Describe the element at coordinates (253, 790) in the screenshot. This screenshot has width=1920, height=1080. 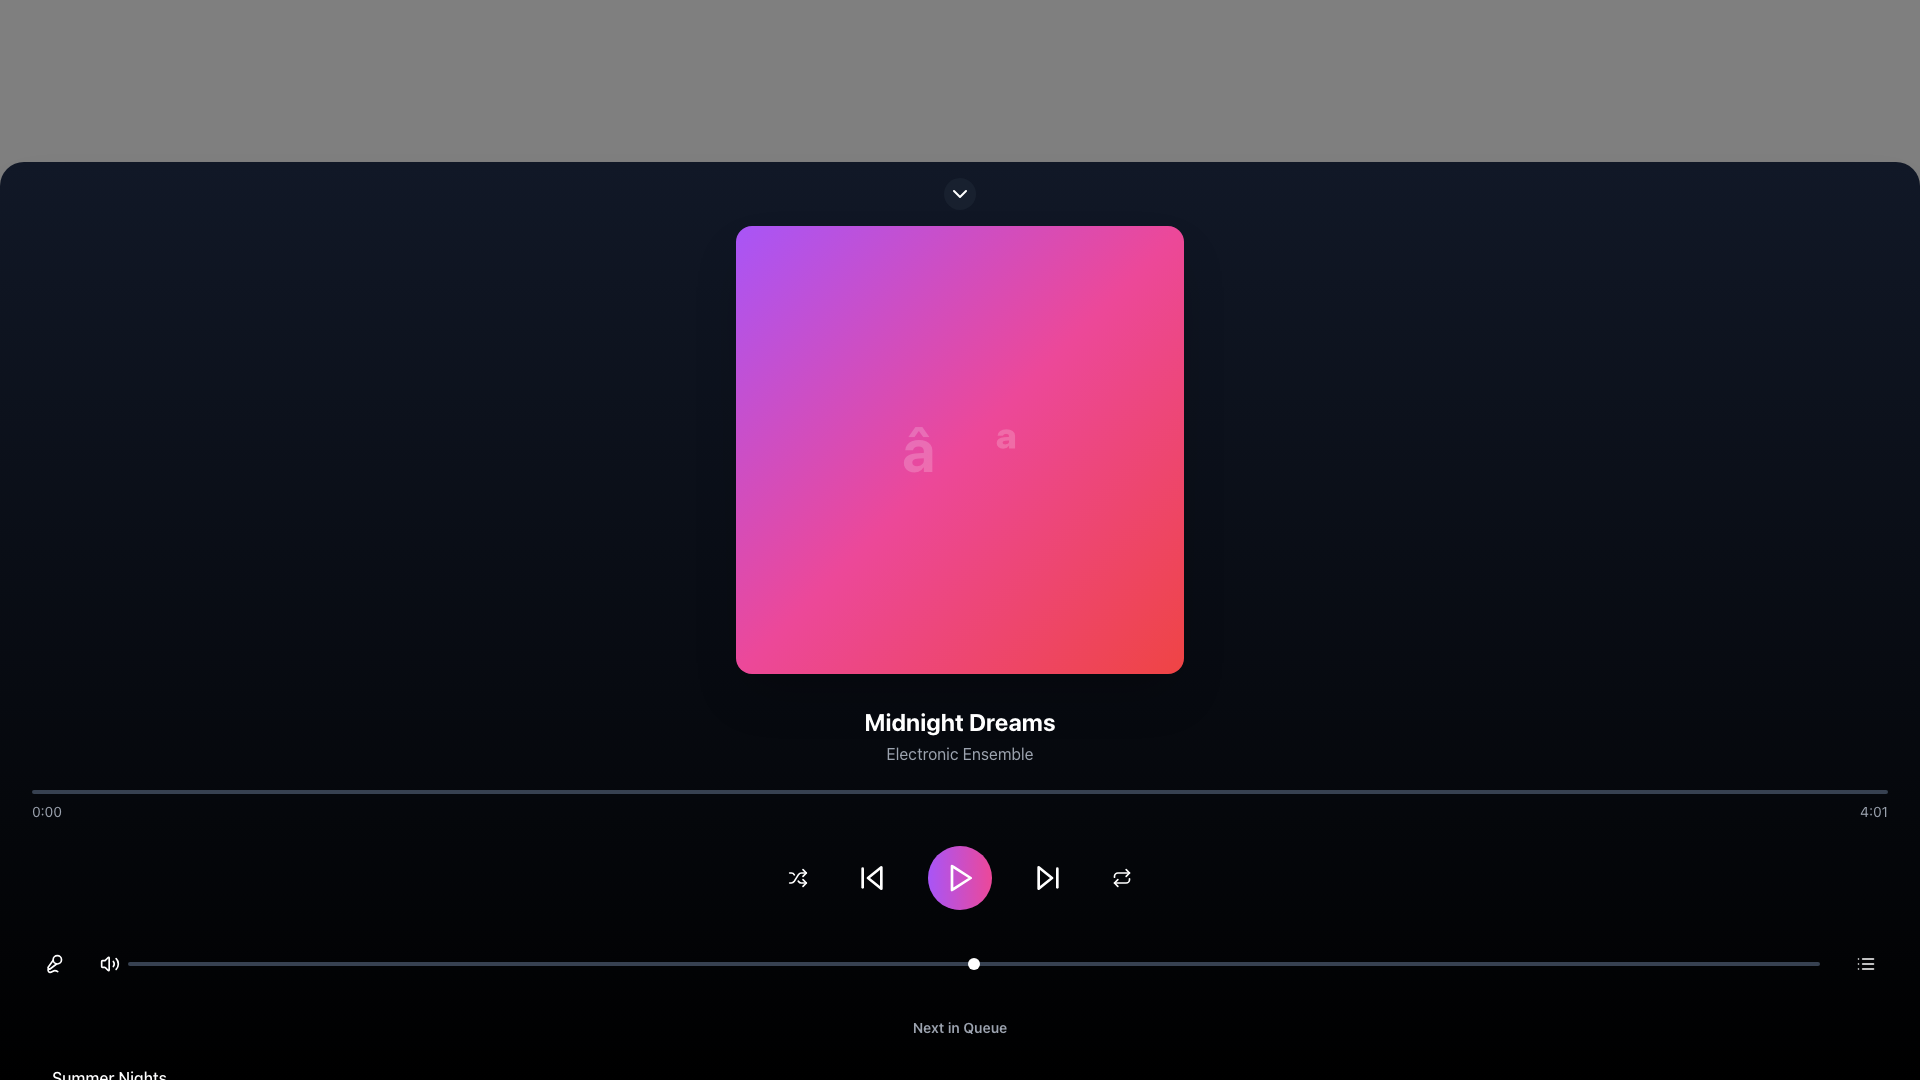
I see `playback position` at that location.